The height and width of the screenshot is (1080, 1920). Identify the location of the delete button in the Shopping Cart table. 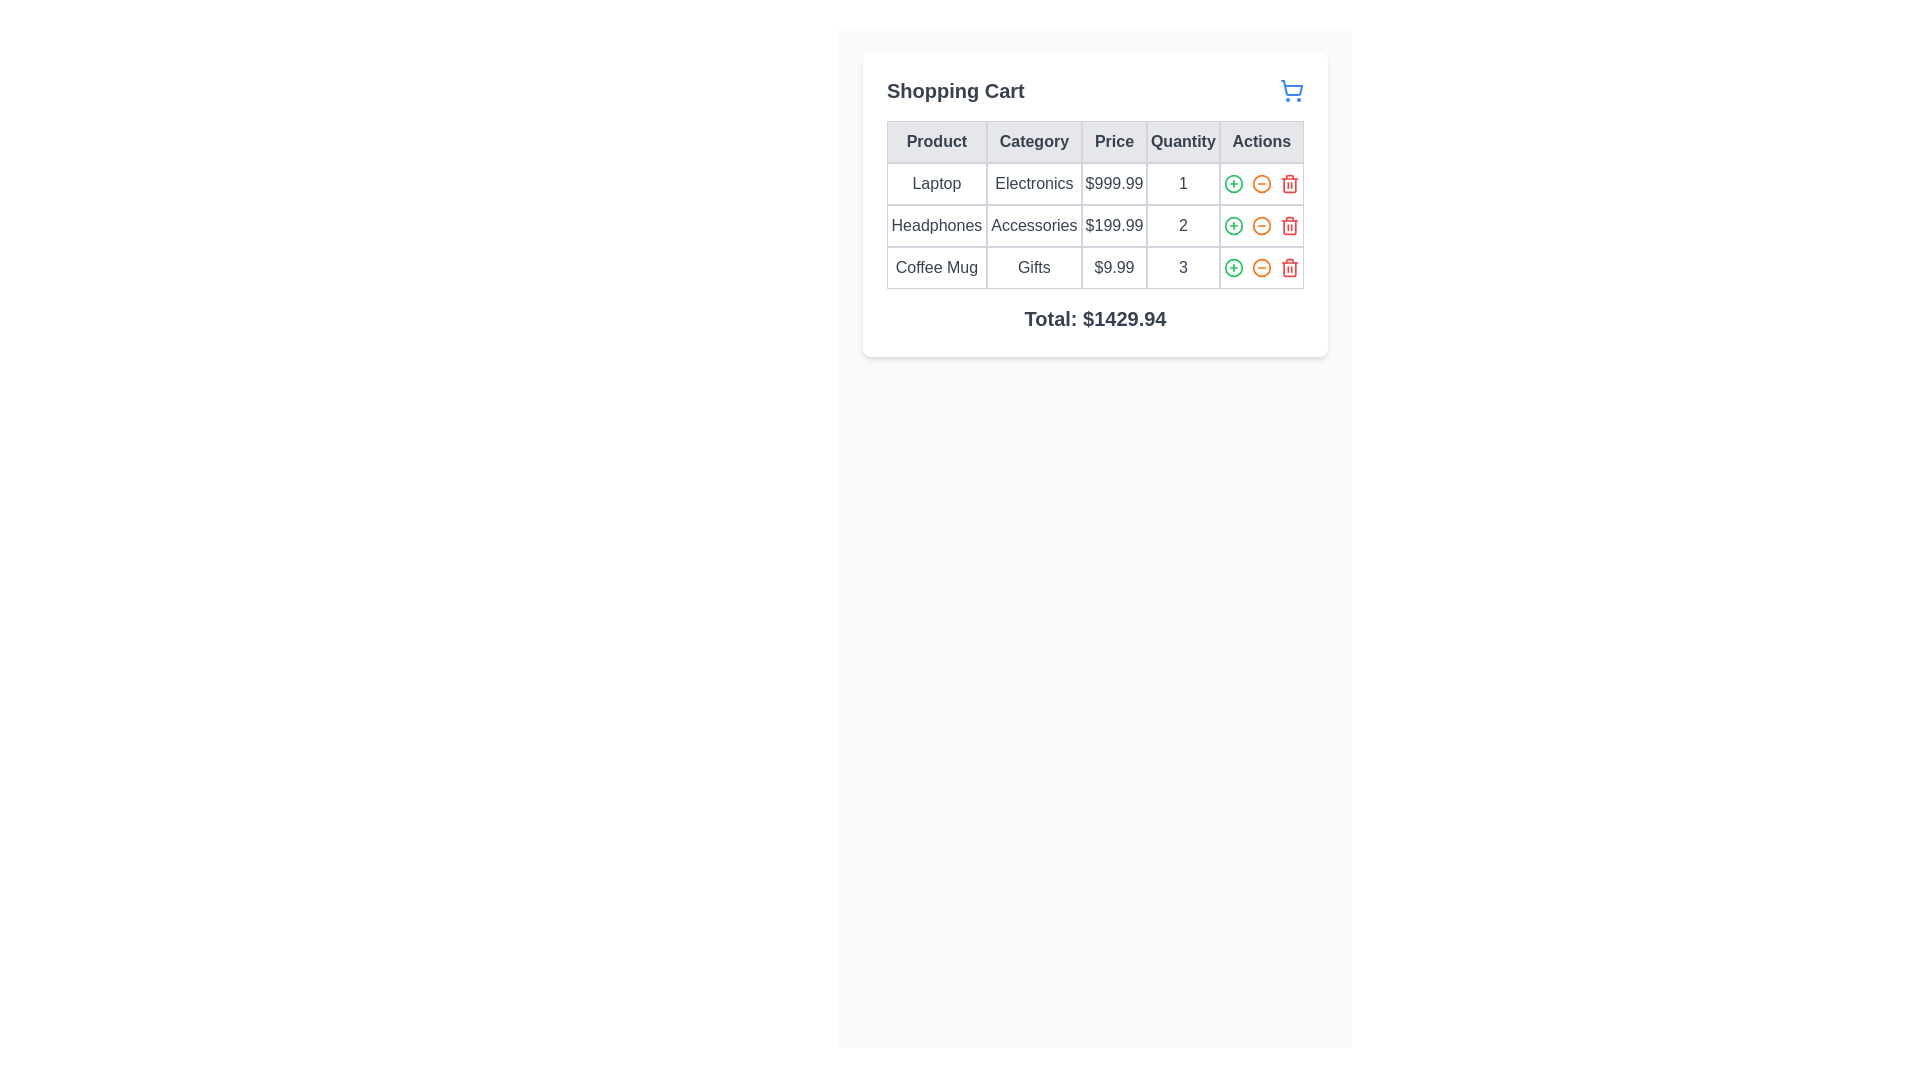
(1289, 266).